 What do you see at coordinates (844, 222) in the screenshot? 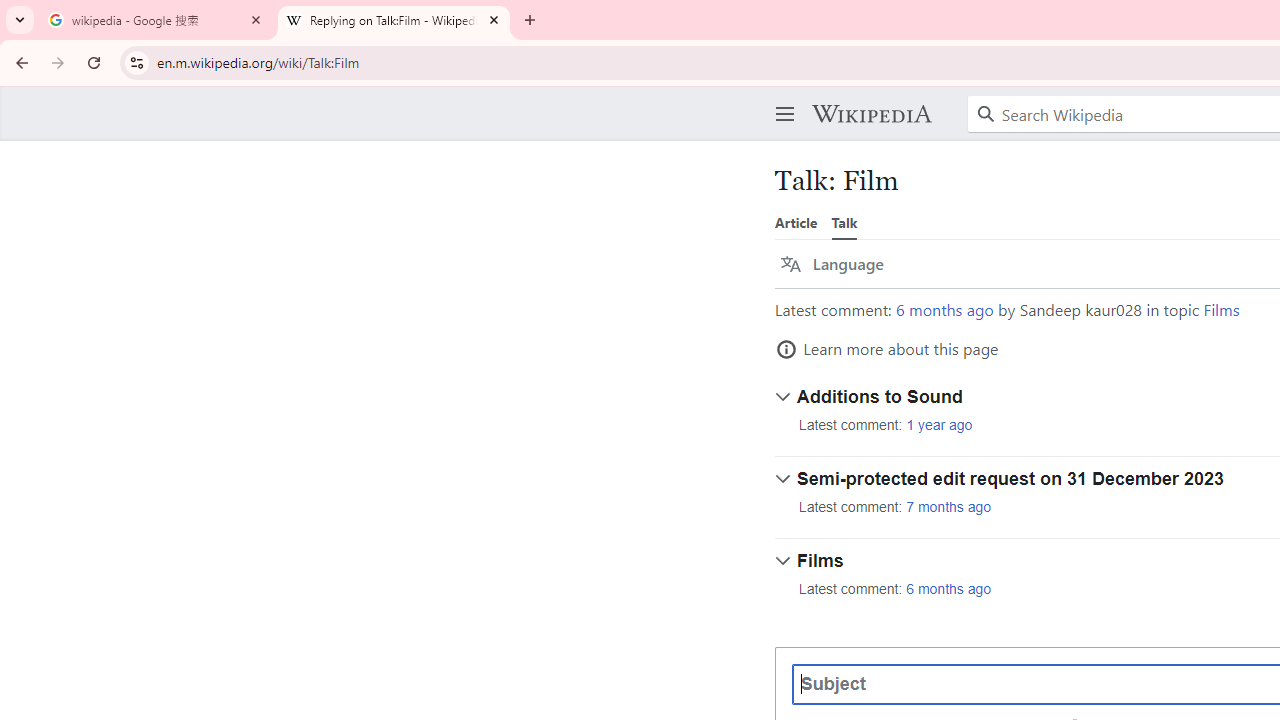
I see `'Talk'` at bounding box center [844, 222].